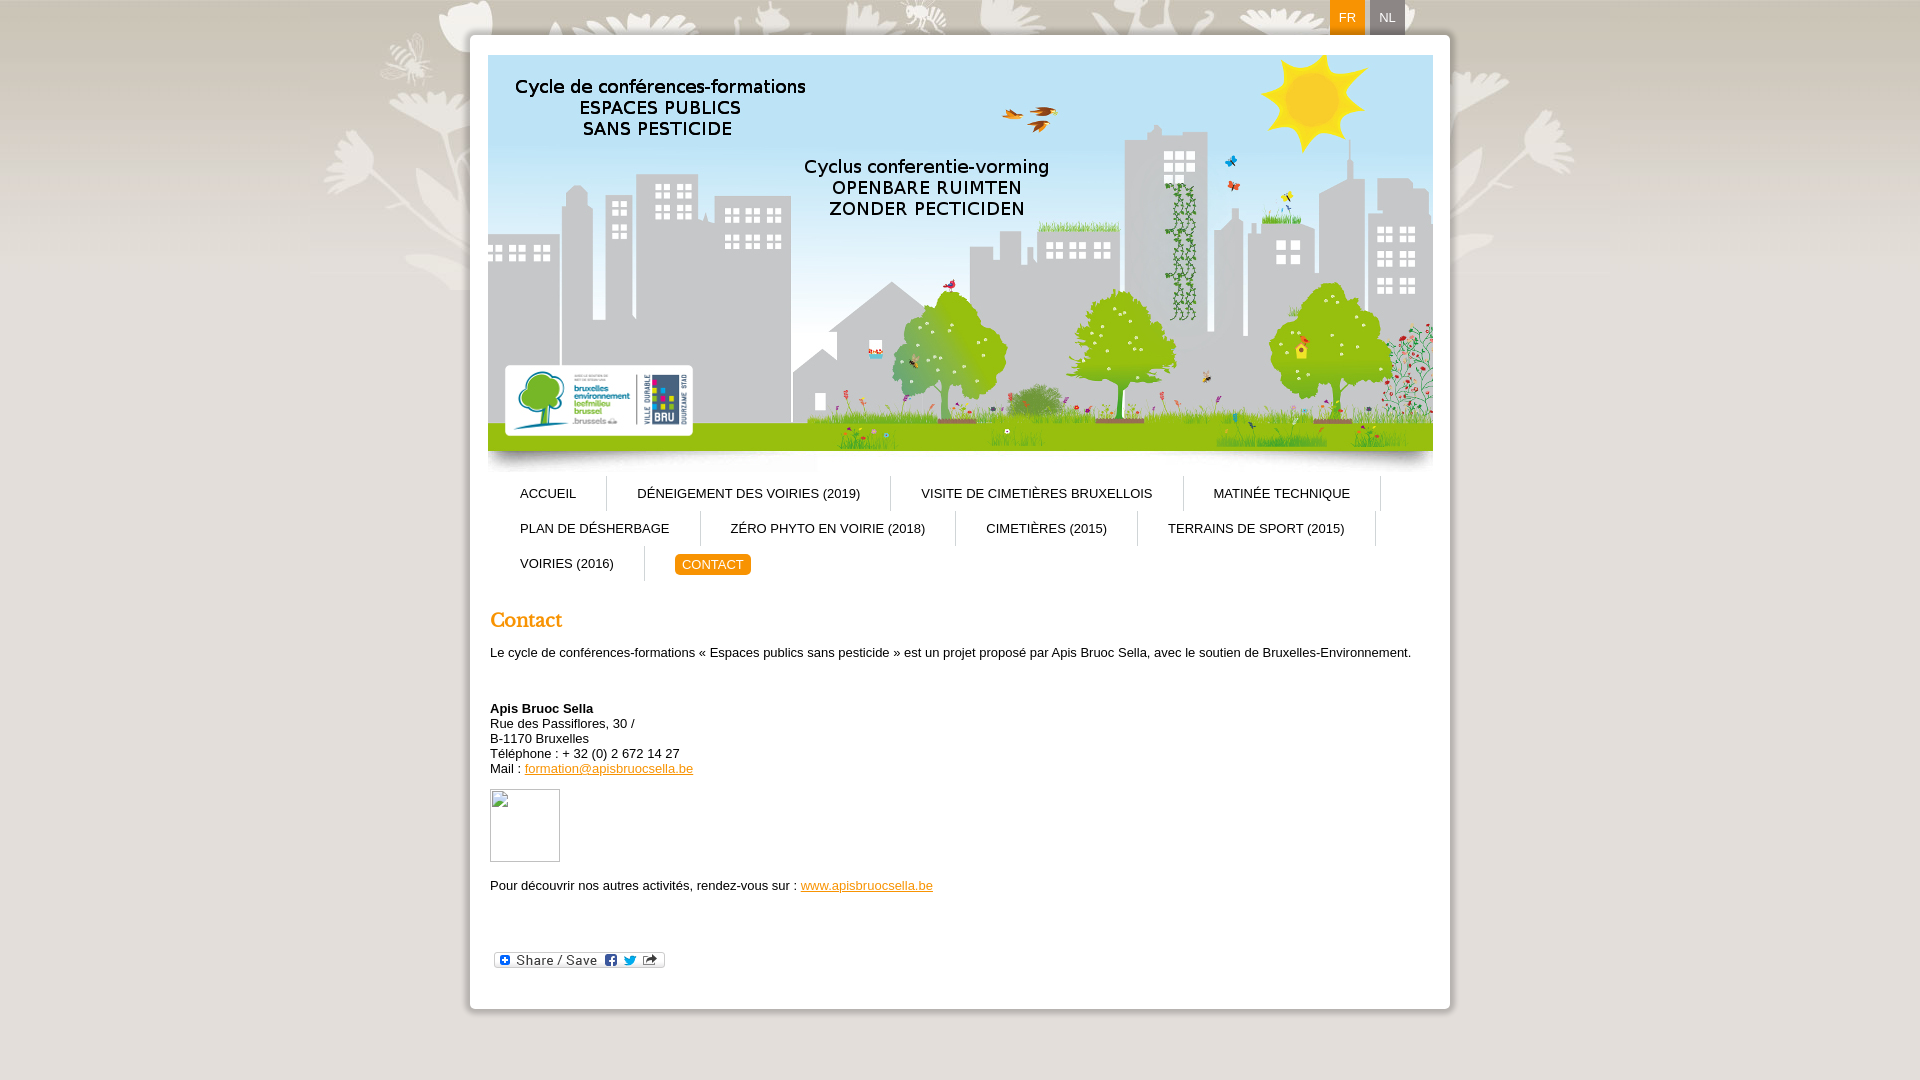 The width and height of the screenshot is (1920, 1080). Describe the element at coordinates (713, 564) in the screenshot. I see `'CONTACT'` at that location.